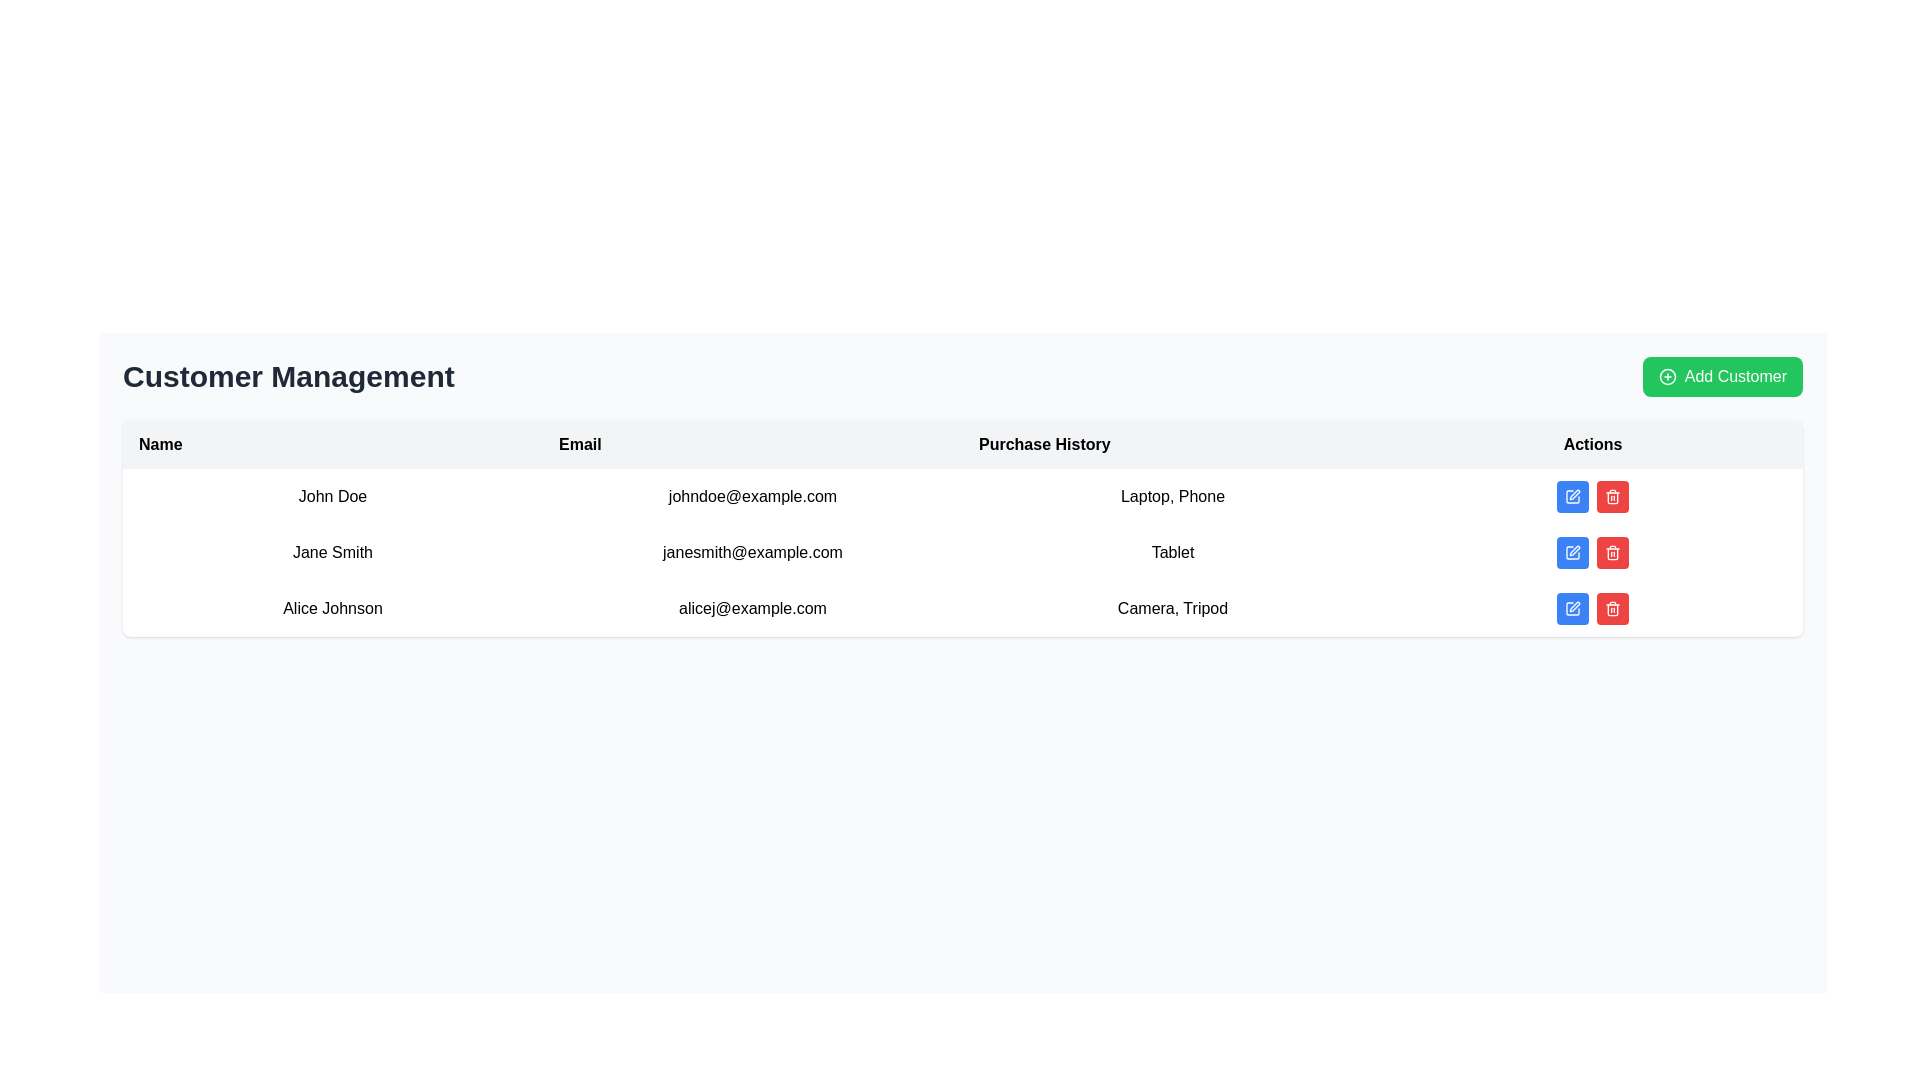 Image resolution: width=1920 pixels, height=1080 pixels. Describe the element at coordinates (1612, 552) in the screenshot. I see `the delete button with a trash icon located in the actions column of the second row in the customer management table` at that location.